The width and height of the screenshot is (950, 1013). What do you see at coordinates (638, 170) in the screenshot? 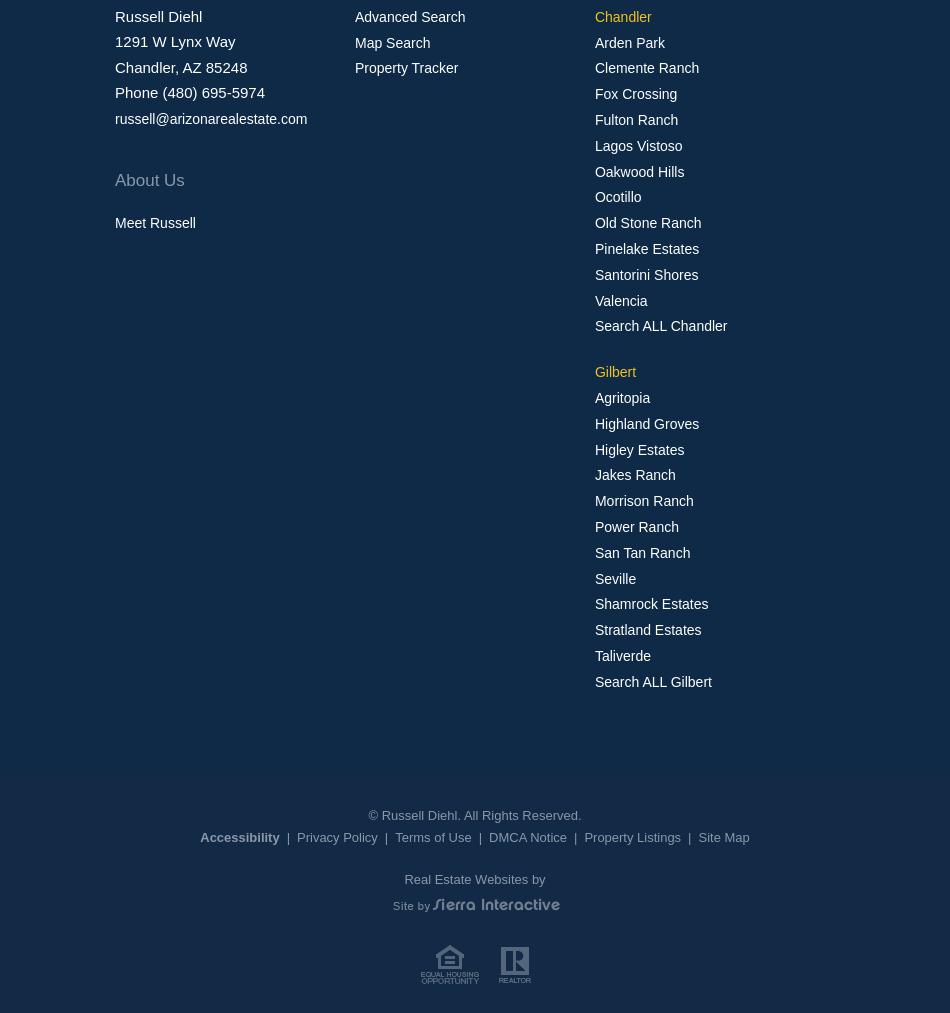
I see `'Oakwood Hills'` at bounding box center [638, 170].